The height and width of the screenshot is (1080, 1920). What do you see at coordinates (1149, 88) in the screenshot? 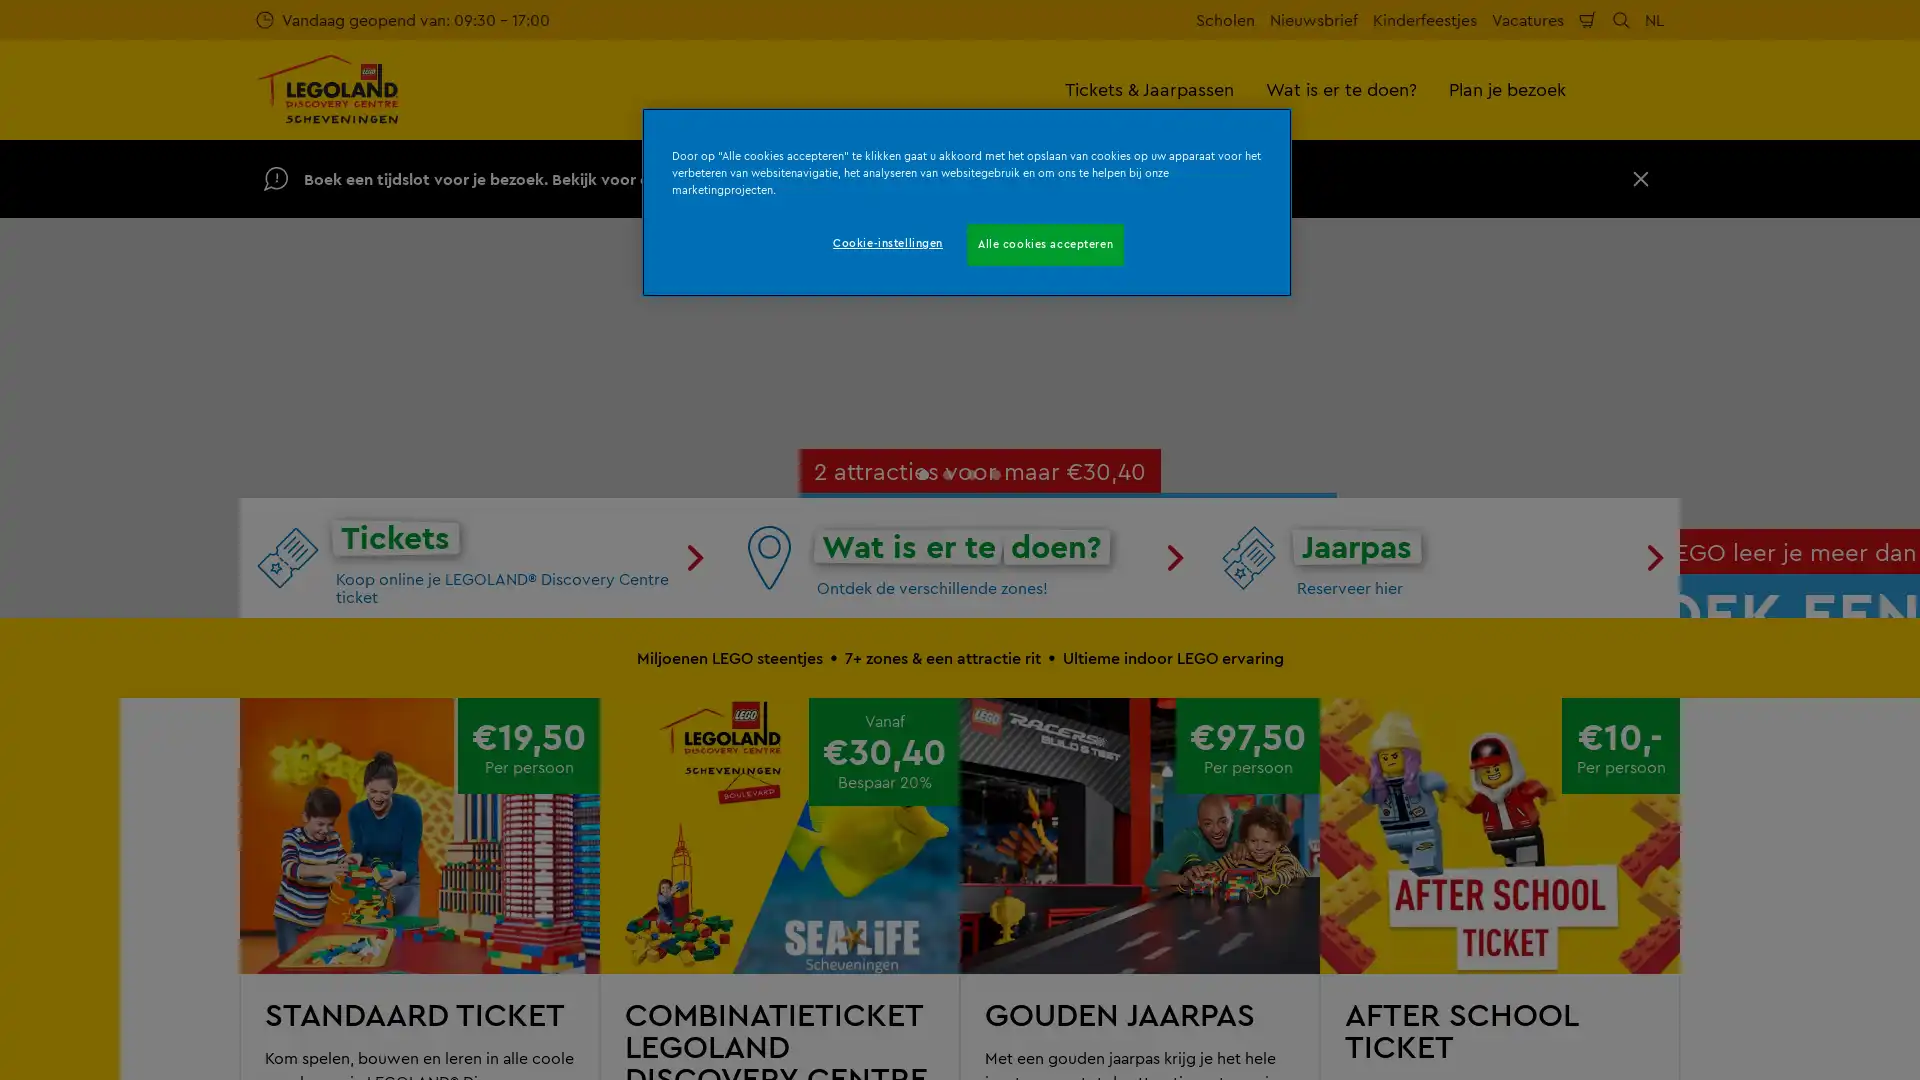
I see `Tickets & Jaarpassen` at bounding box center [1149, 88].